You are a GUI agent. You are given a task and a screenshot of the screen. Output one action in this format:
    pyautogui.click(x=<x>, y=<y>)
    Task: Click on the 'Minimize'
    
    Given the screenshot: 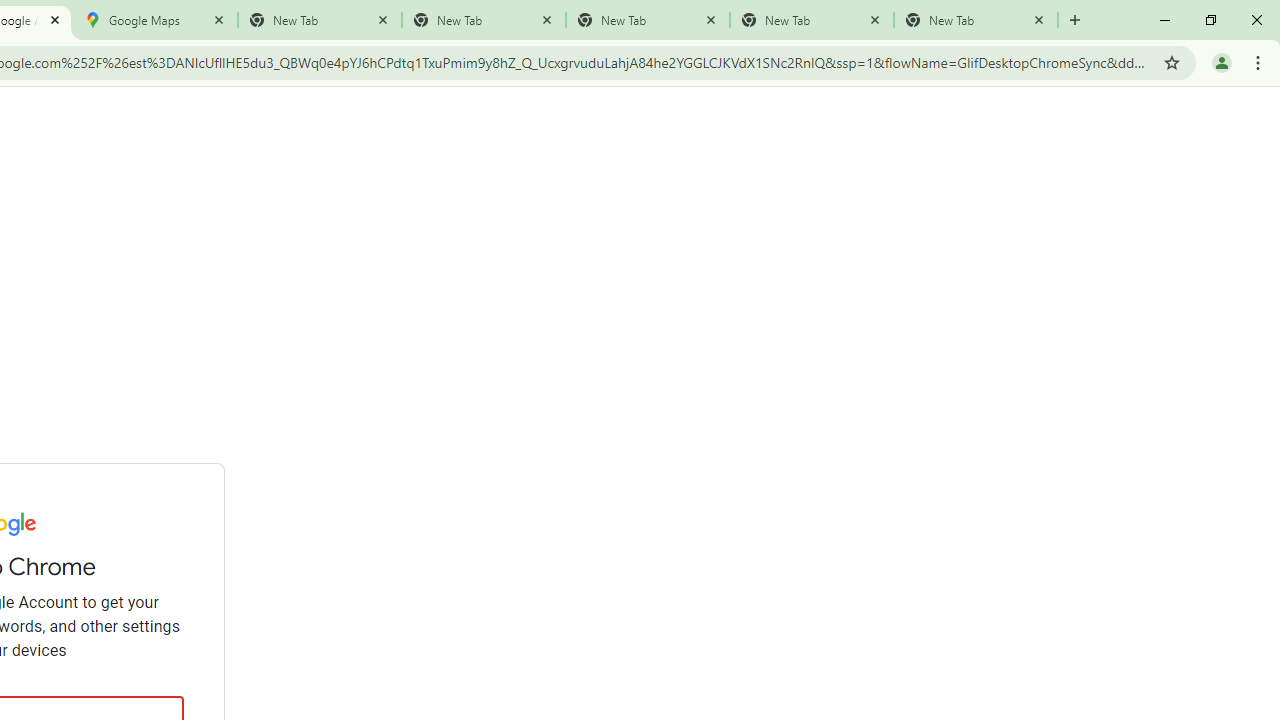 What is the action you would take?
    pyautogui.click(x=1165, y=20)
    